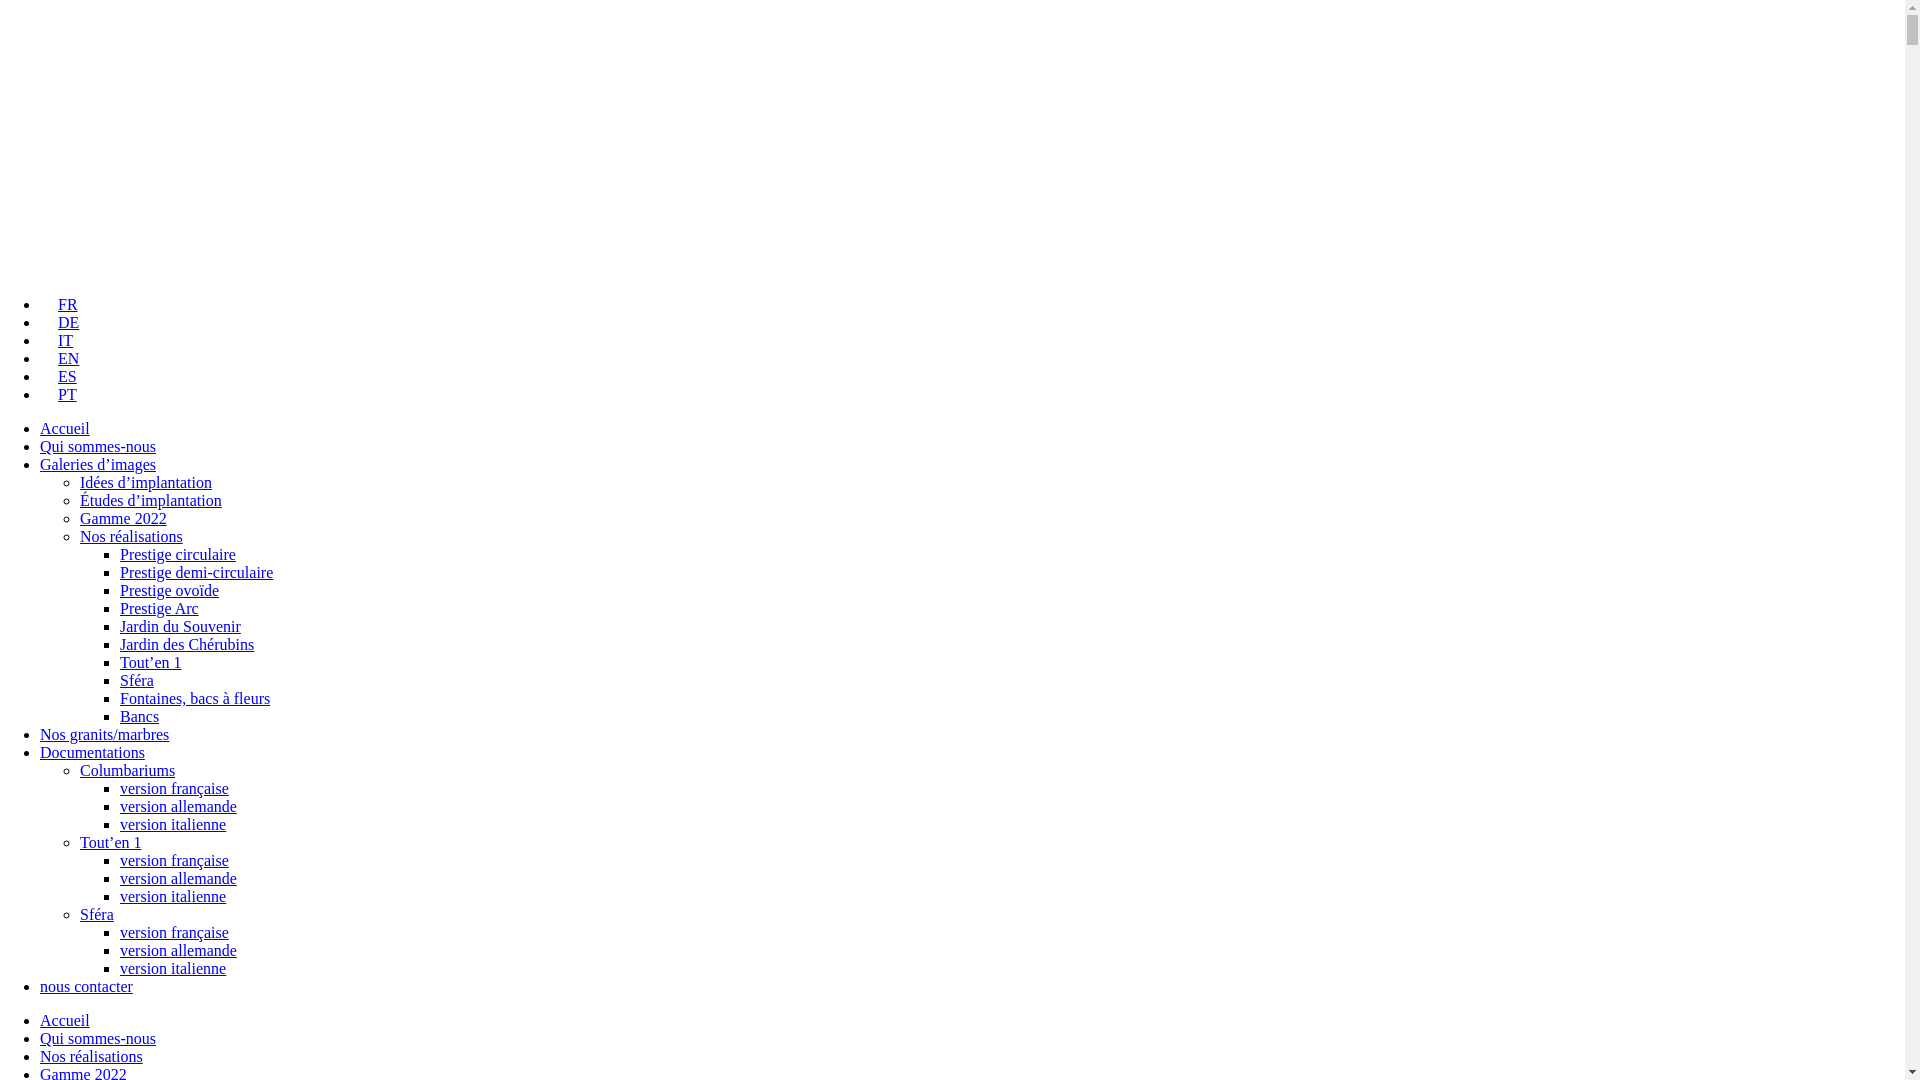  Describe the element at coordinates (196, 572) in the screenshot. I see `'Prestige demi-circulaire'` at that location.